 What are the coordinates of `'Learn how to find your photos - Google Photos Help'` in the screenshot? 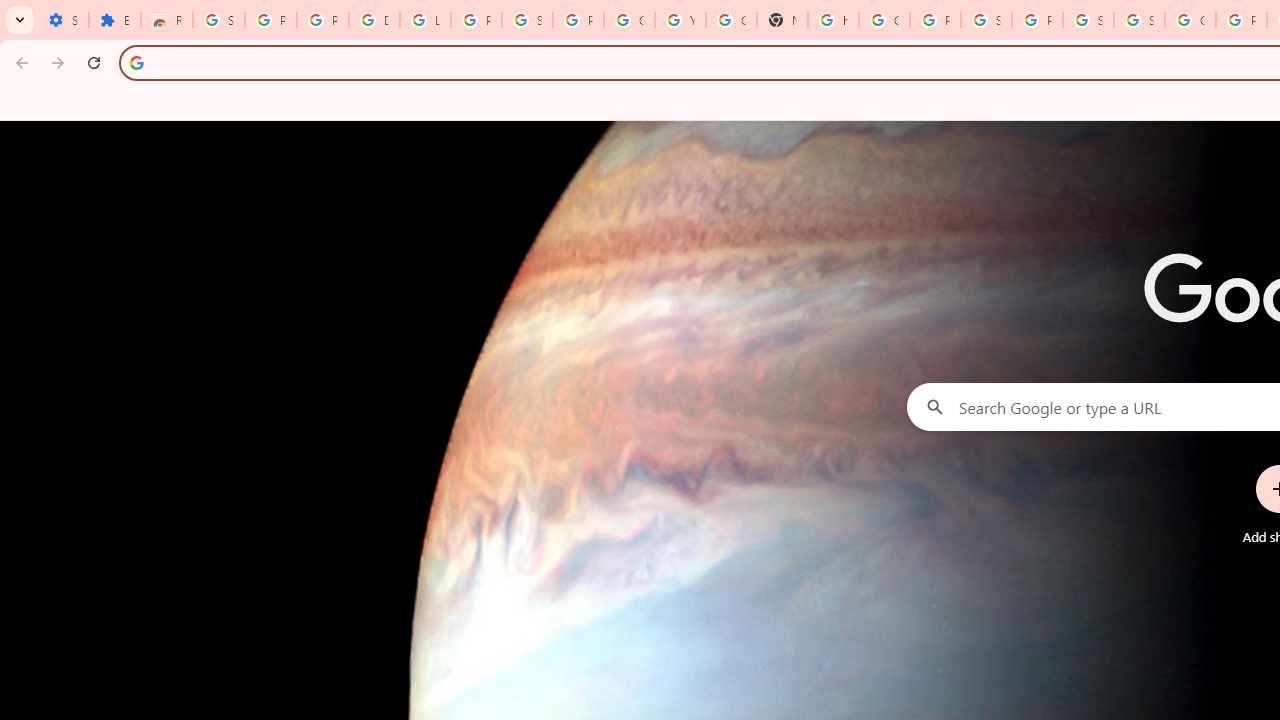 It's located at (423, 20).